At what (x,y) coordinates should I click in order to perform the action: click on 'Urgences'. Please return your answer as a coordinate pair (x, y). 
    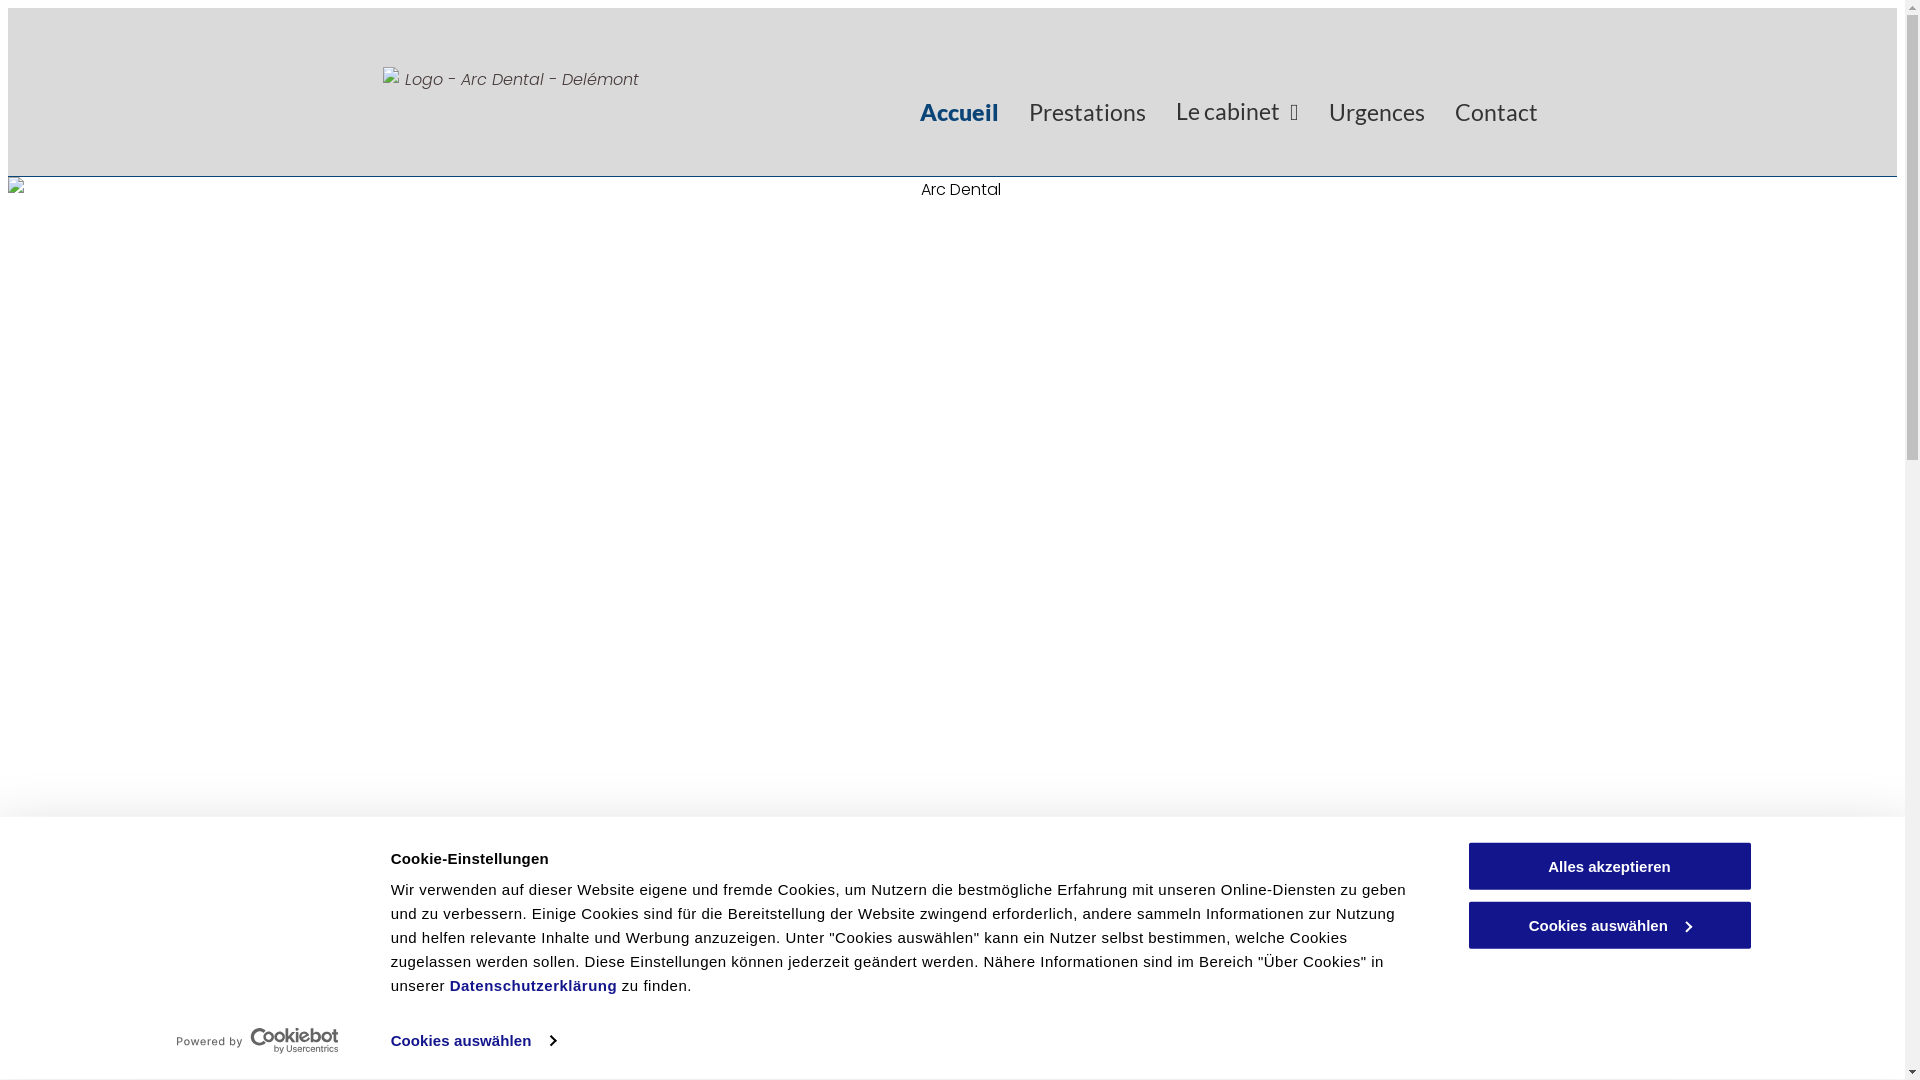
    Looking at the image, I should click on (1375, 111).